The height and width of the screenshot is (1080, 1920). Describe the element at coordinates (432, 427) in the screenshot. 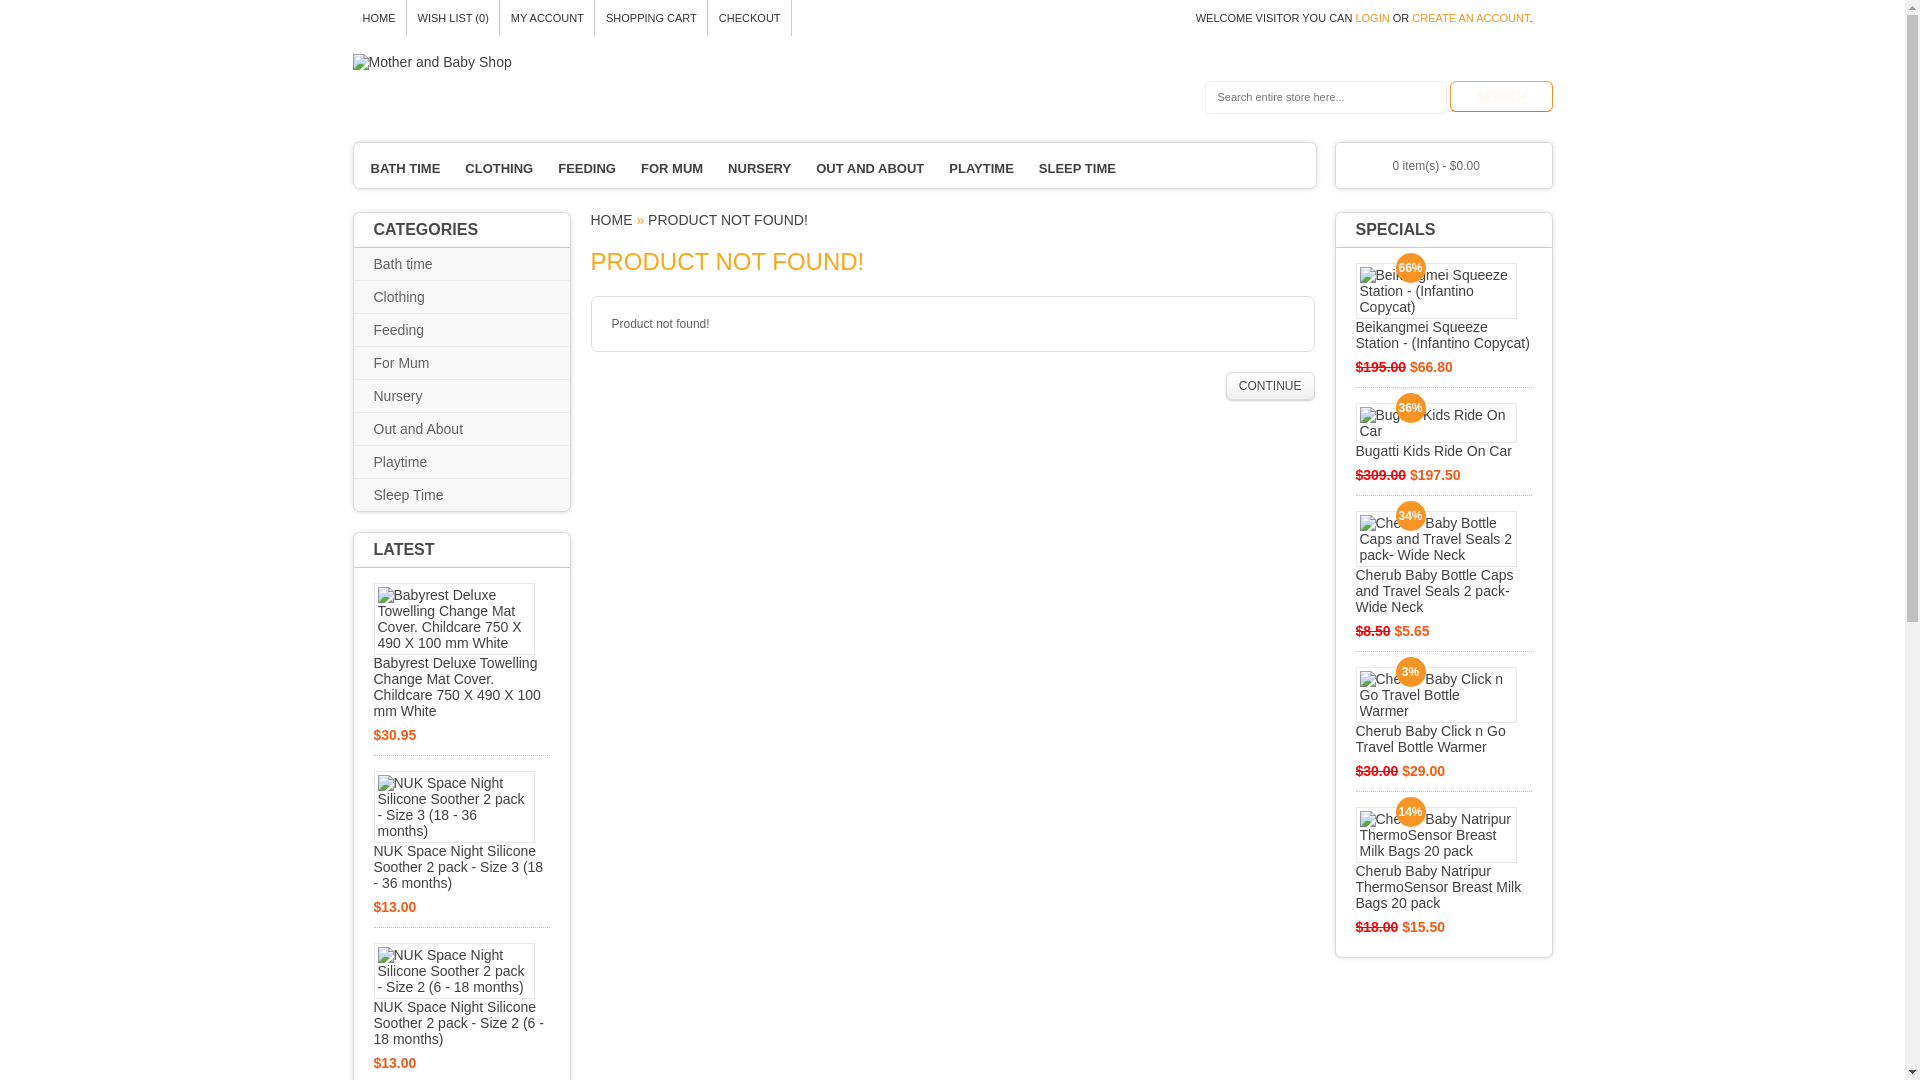

I see `'Out and About'` at that location.